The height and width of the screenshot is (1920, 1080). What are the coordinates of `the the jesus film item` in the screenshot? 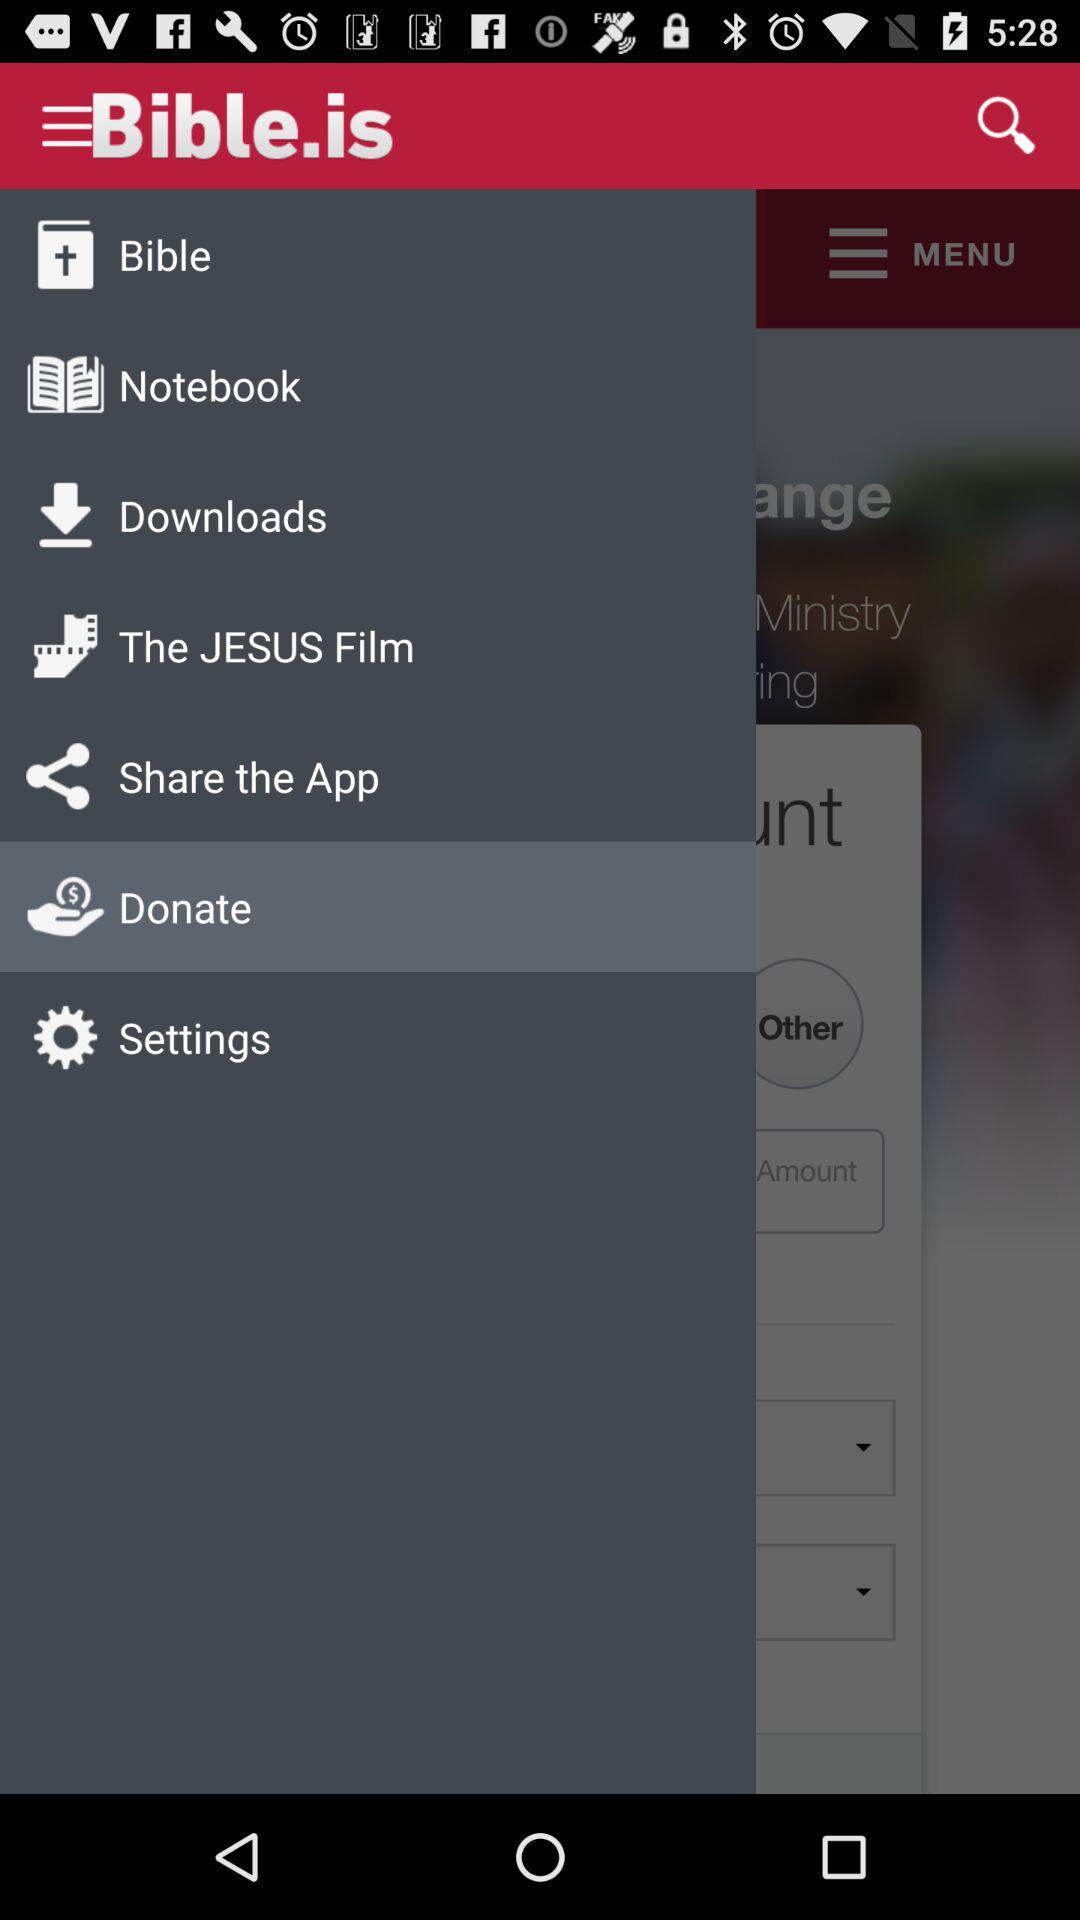 It's located at (265, 645).